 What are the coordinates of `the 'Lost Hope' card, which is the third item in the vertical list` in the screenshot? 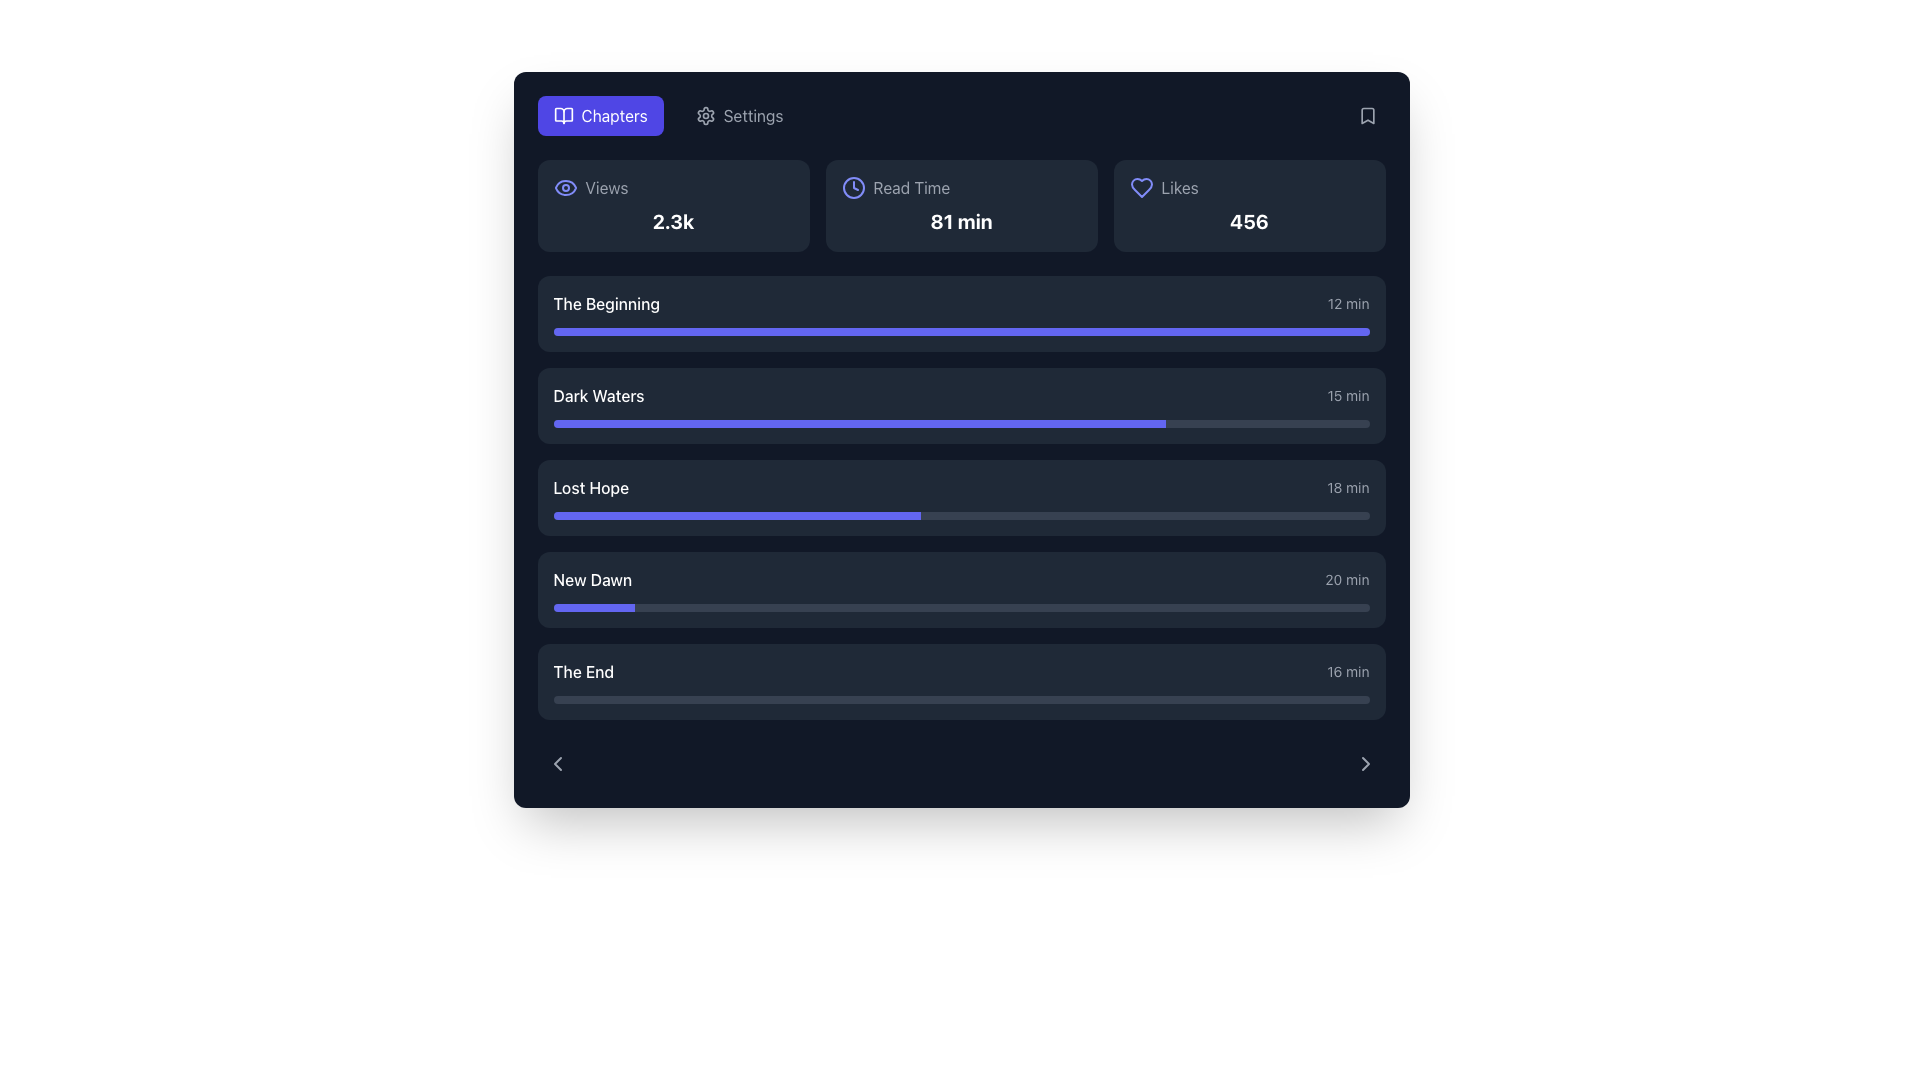 It's located at (961, 496).